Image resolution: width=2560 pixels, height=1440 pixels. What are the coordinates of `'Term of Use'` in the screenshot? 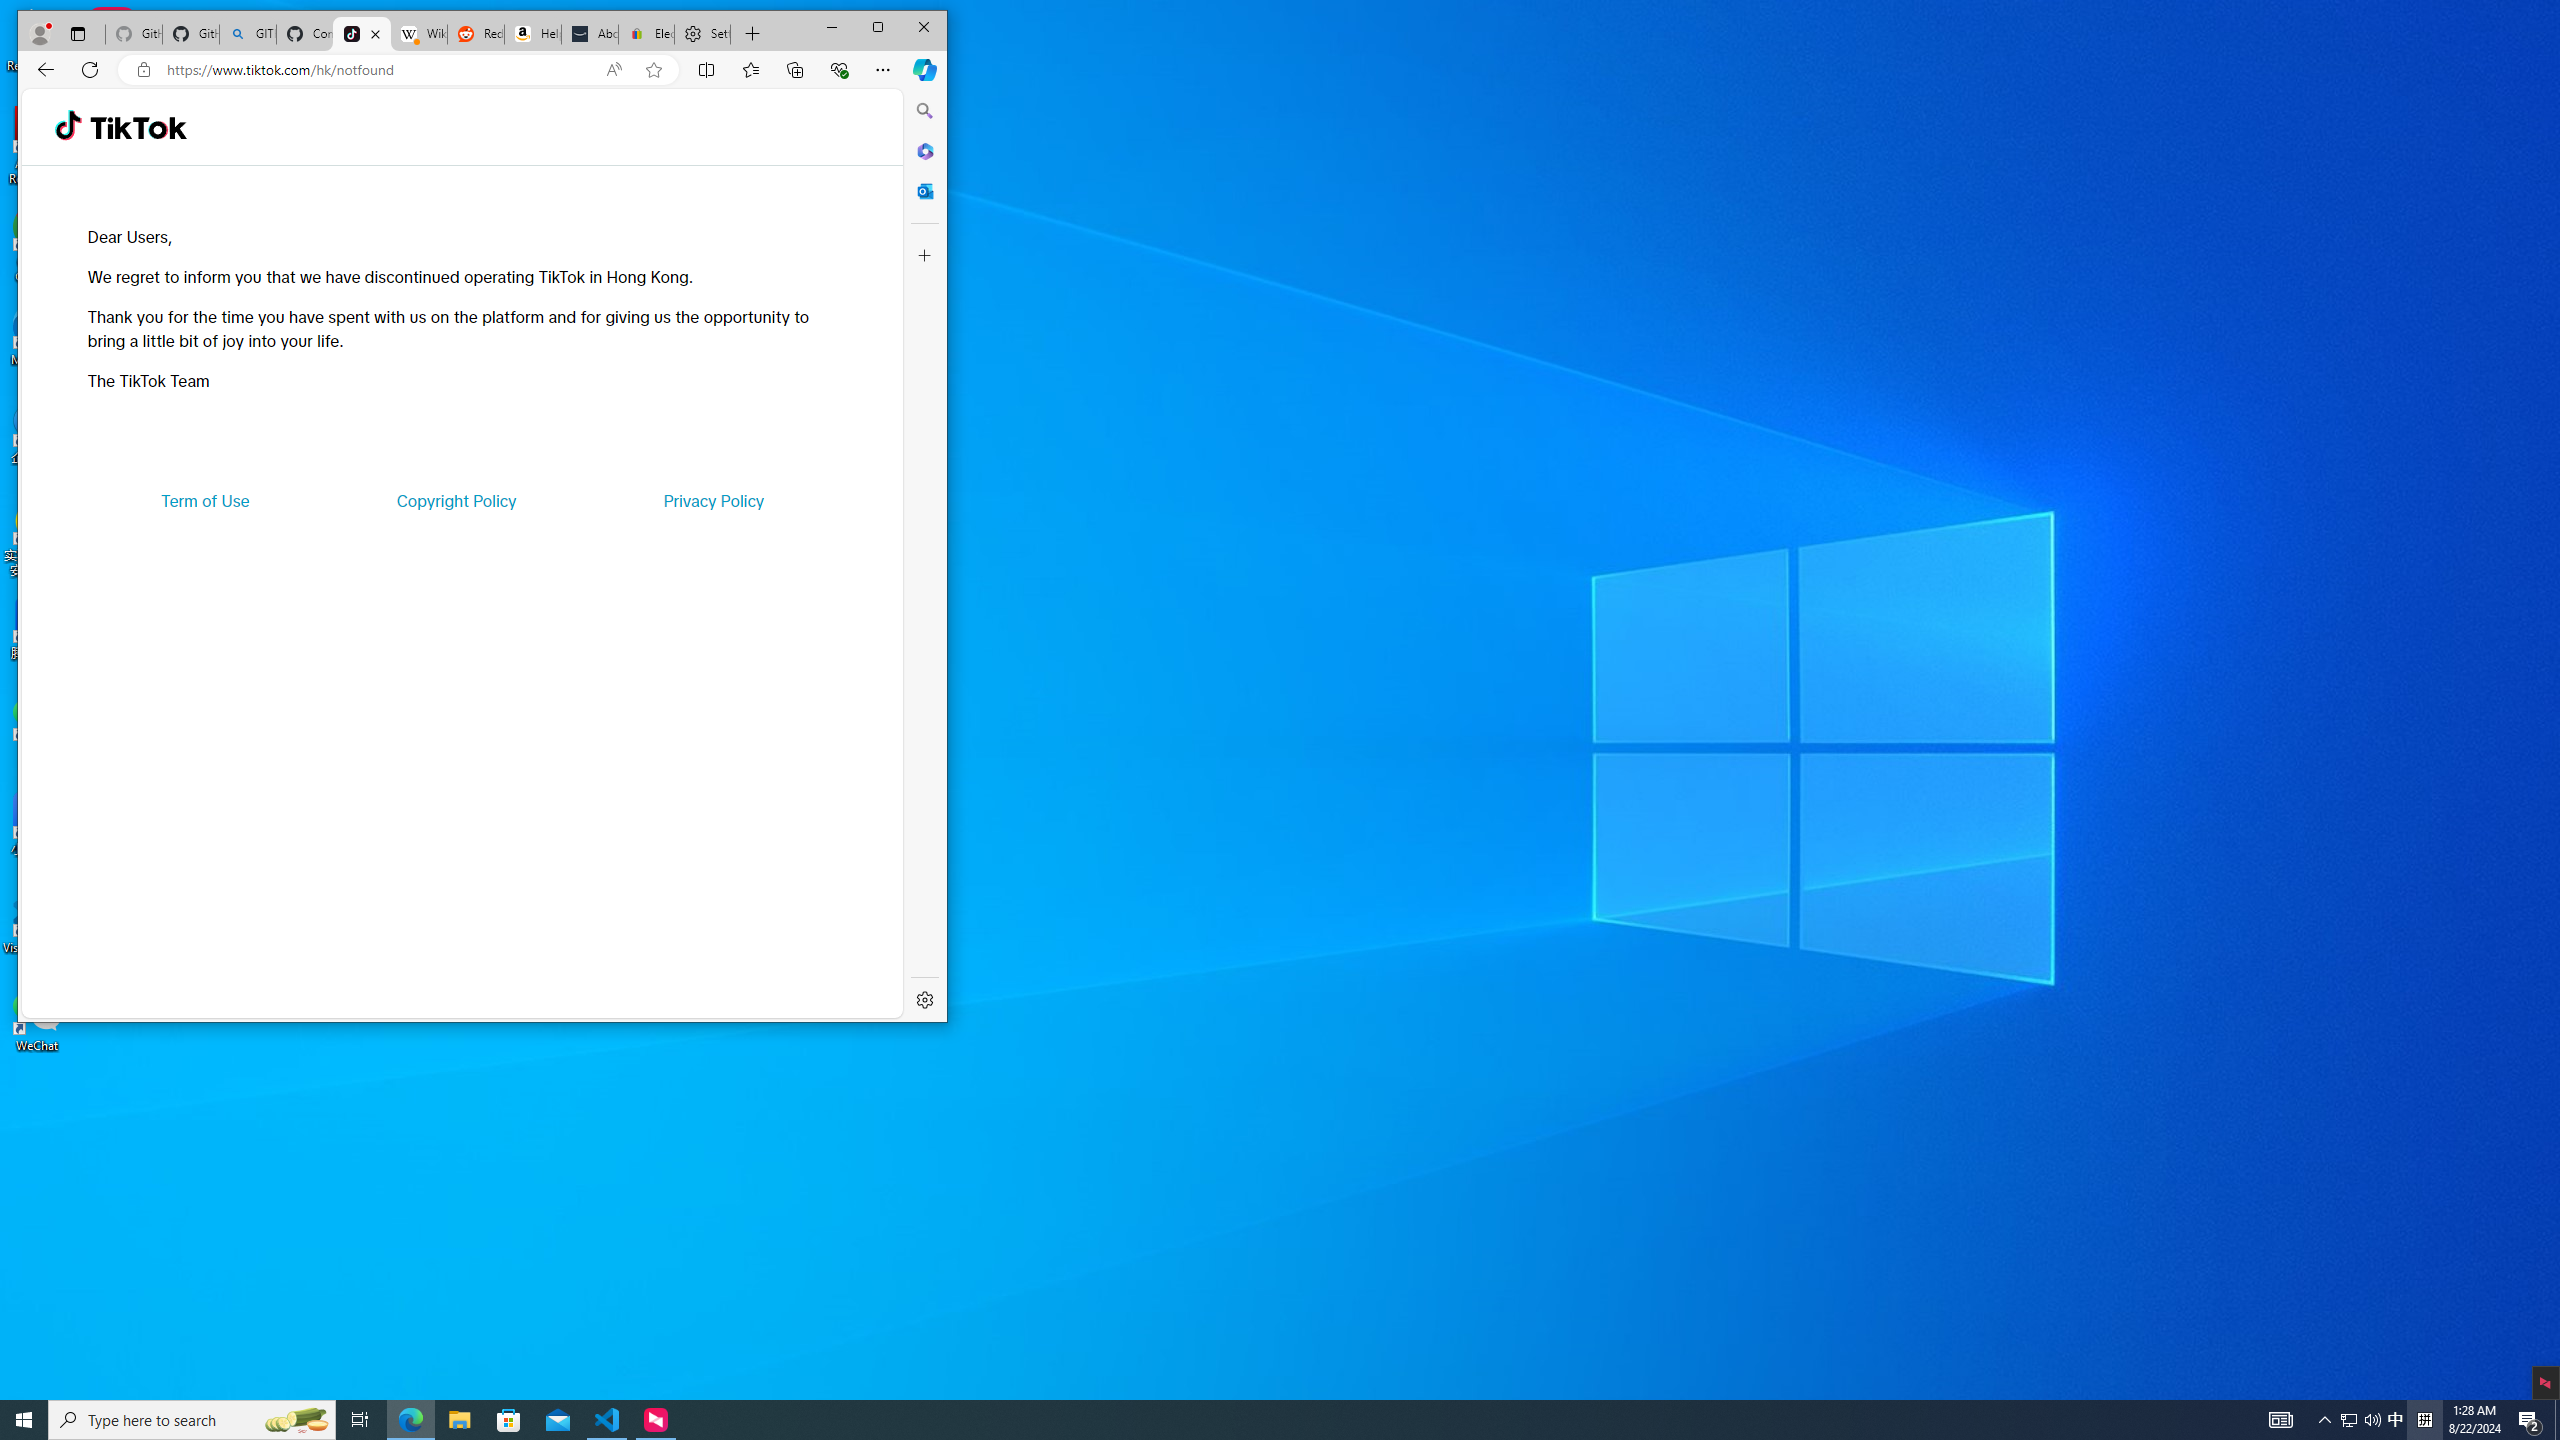 It's located at (205, 501).